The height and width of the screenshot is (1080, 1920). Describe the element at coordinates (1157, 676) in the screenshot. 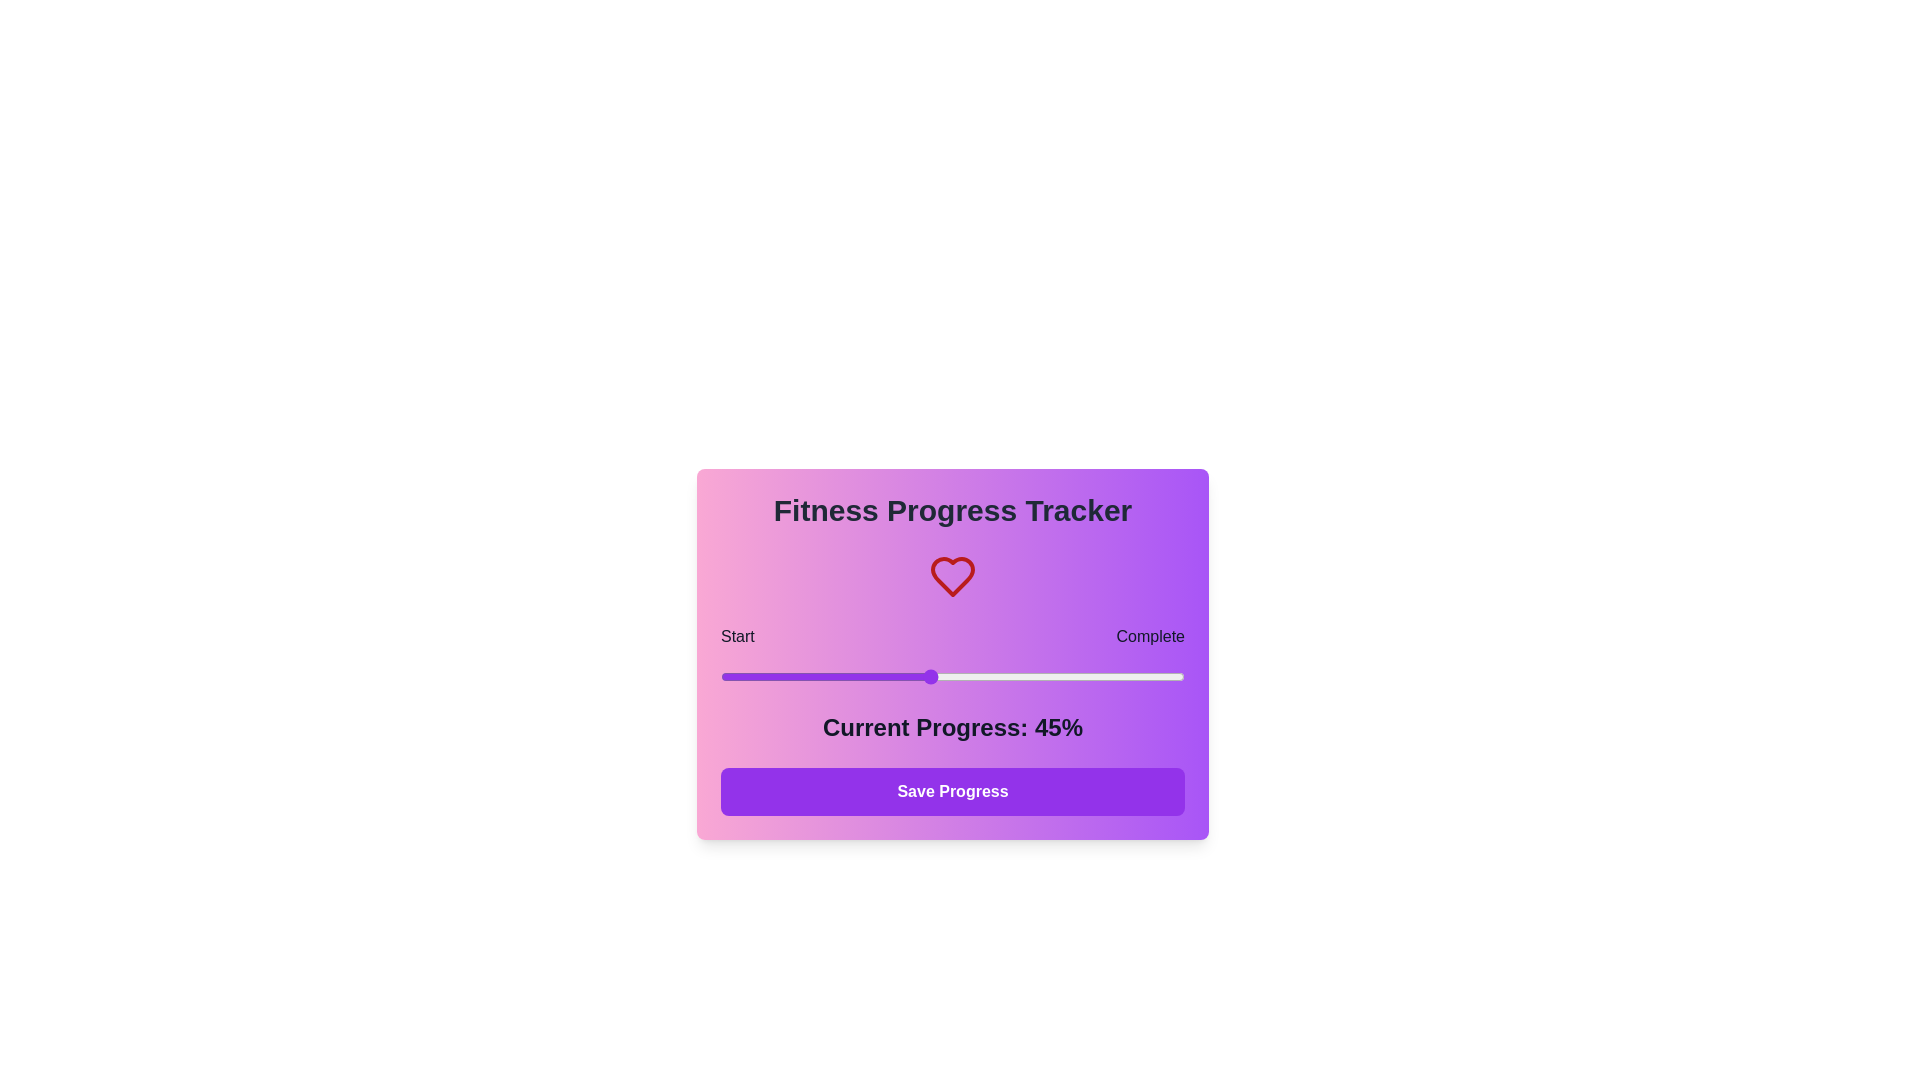

I see `the slider to set progress to 94%` at that location.